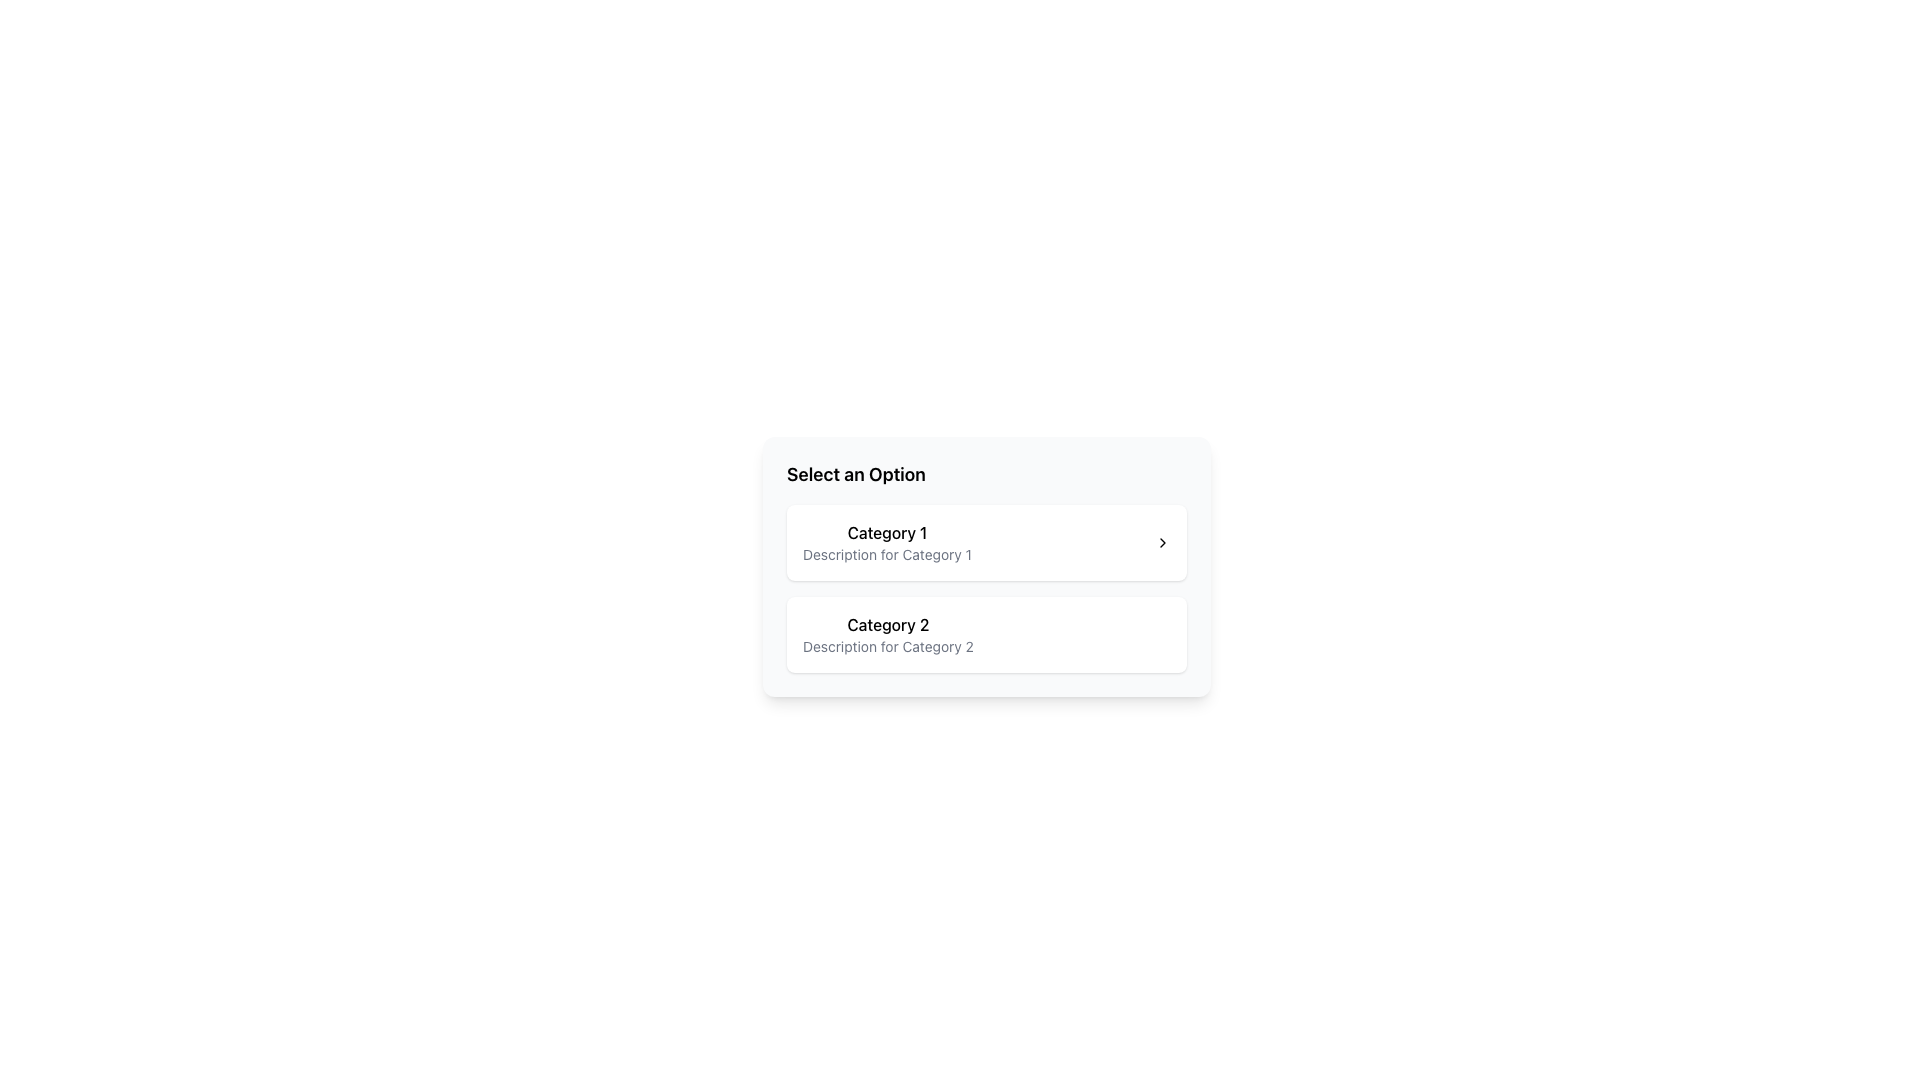 This screenshot has height=1080, width=1920. Describe the element at coordinates (1162, 543) in the screenshot. I see `the Arrow Icon located at the far-right of the card labeled 'Category 1'` at that location.